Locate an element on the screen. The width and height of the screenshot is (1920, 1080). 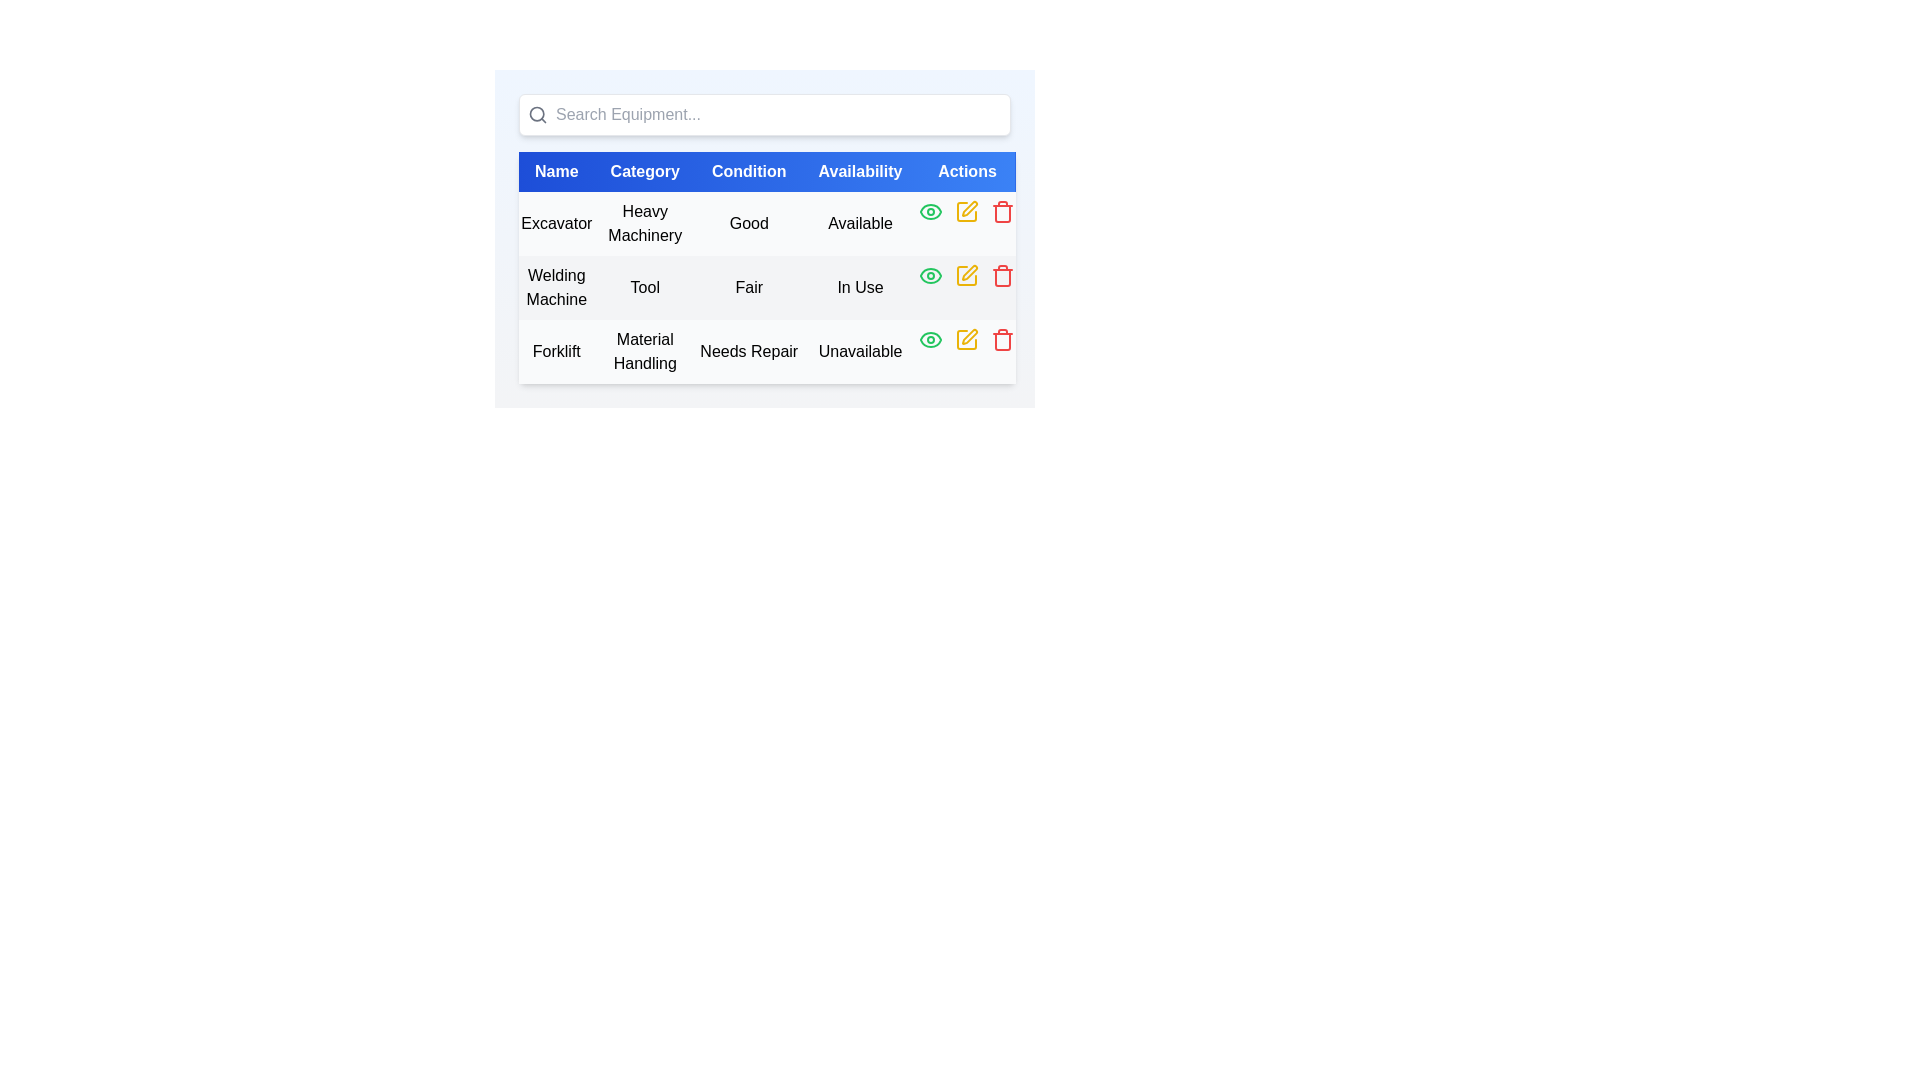
the text label displaying 'Heavy Machinery', which is the second cell in the first row of the table under the 'Category' column is located at coordinates (645, 223).